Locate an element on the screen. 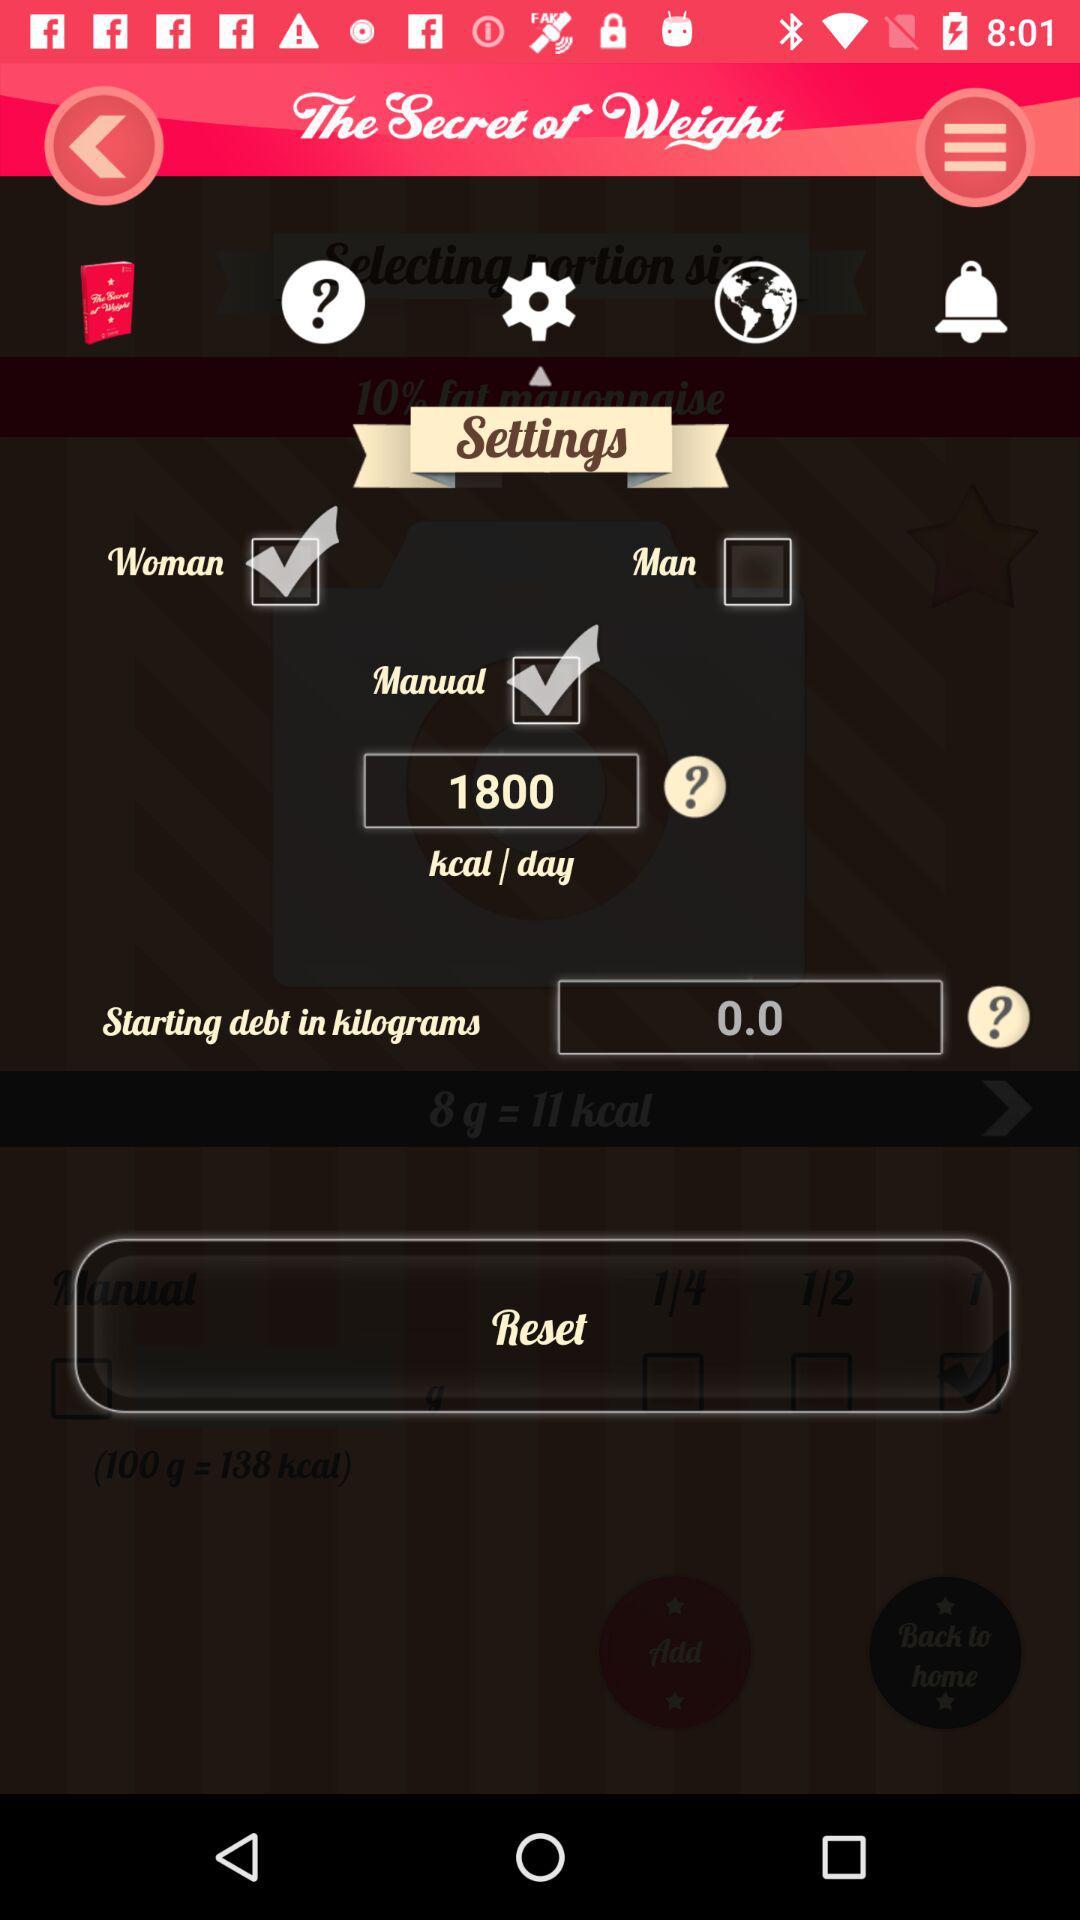 This screenshot has width=1080, height=1920. edit starting debt in kilograms is located at coordinates (751, 1016).